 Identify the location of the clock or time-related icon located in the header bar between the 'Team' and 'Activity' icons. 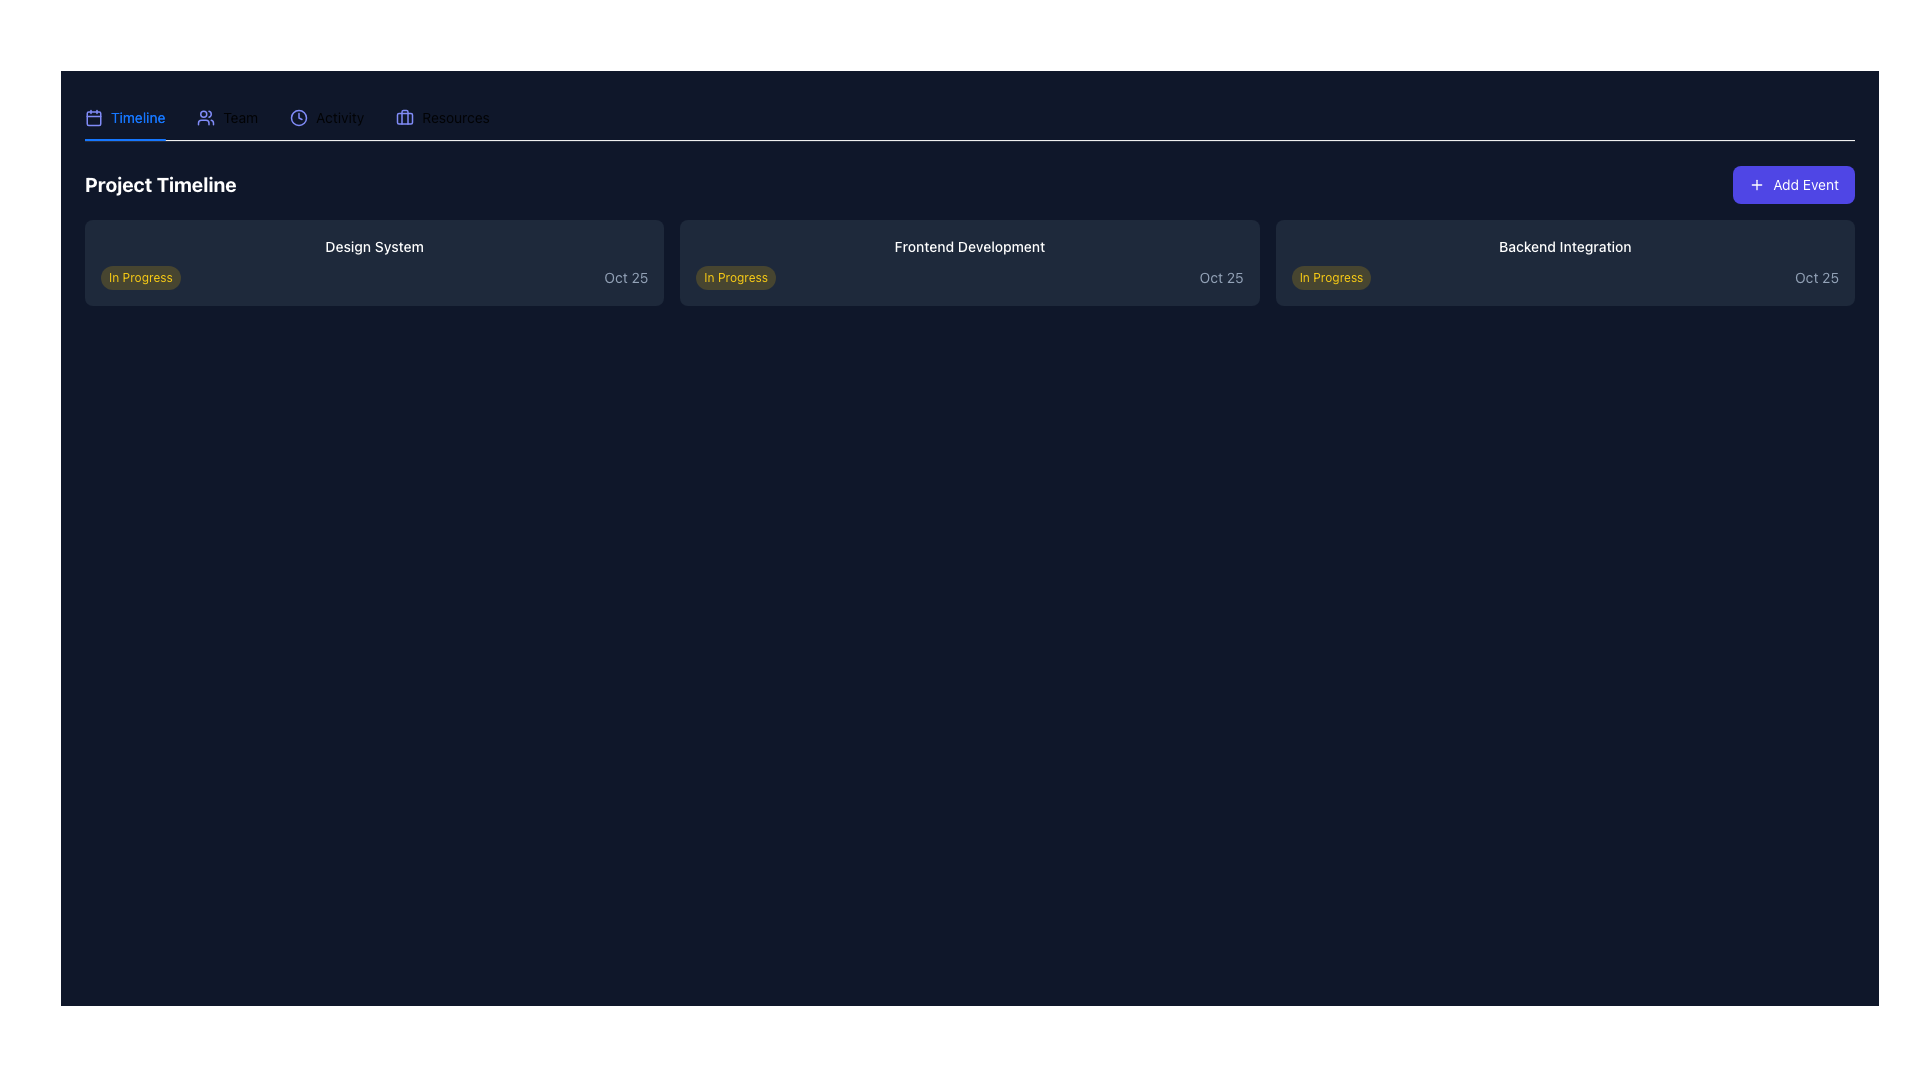
(298, 118).